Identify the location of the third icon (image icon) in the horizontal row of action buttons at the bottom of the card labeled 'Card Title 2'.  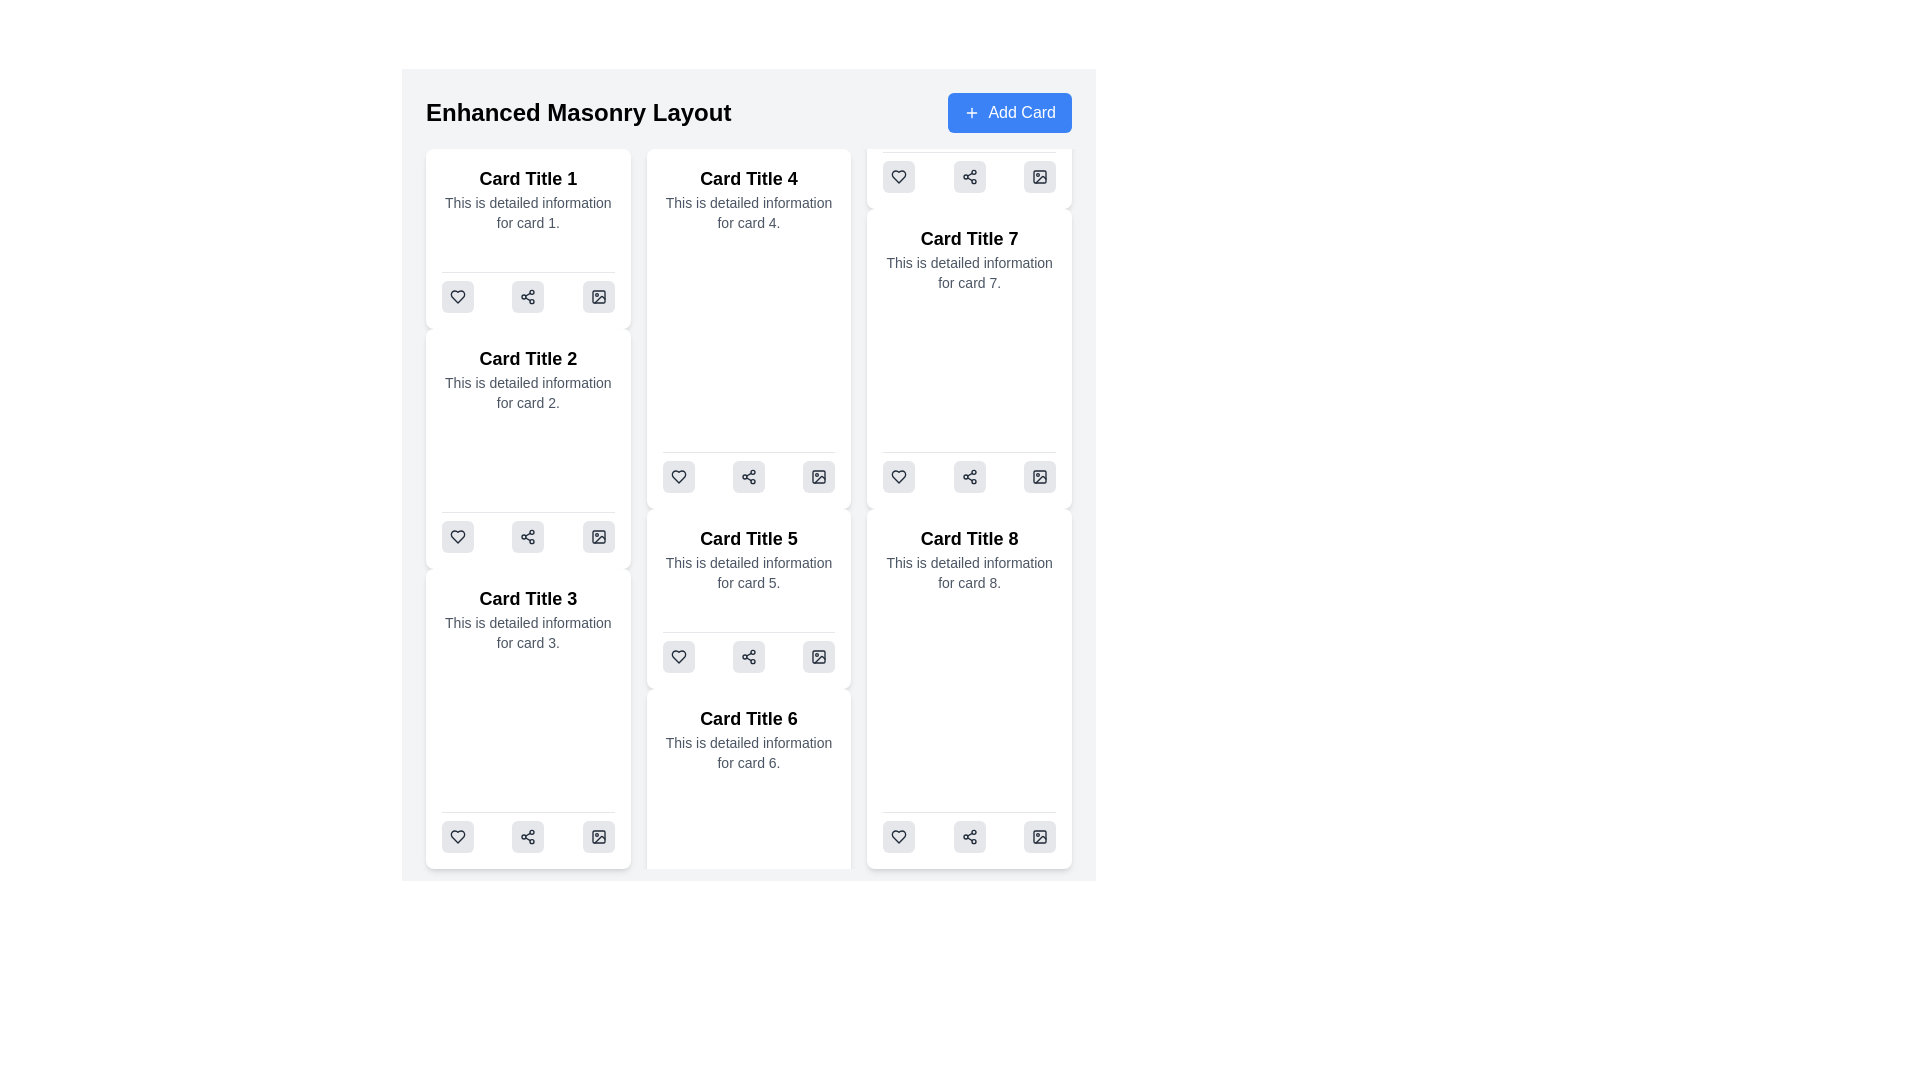
(597, 297).